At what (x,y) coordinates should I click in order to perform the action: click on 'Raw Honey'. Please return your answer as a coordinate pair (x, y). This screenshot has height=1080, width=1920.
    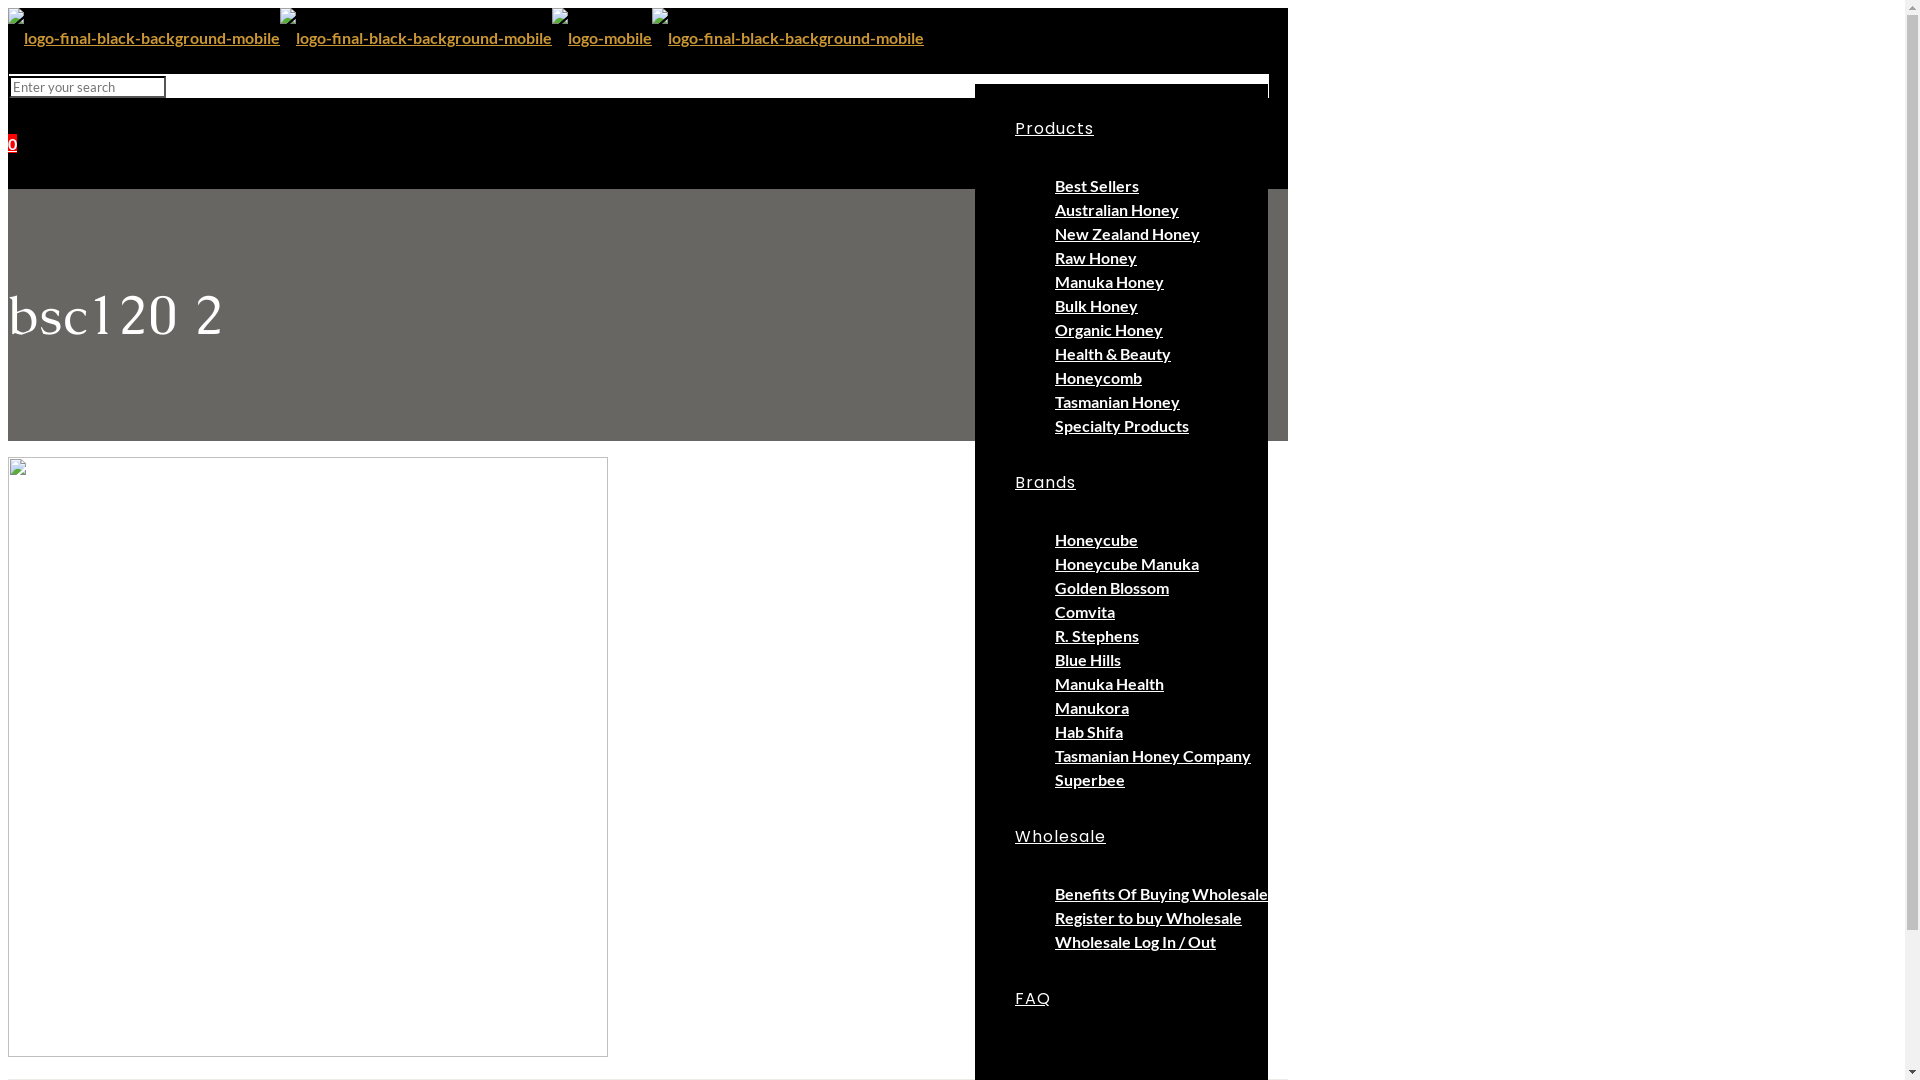
    Looking at the image, I should click on (1094, 256).